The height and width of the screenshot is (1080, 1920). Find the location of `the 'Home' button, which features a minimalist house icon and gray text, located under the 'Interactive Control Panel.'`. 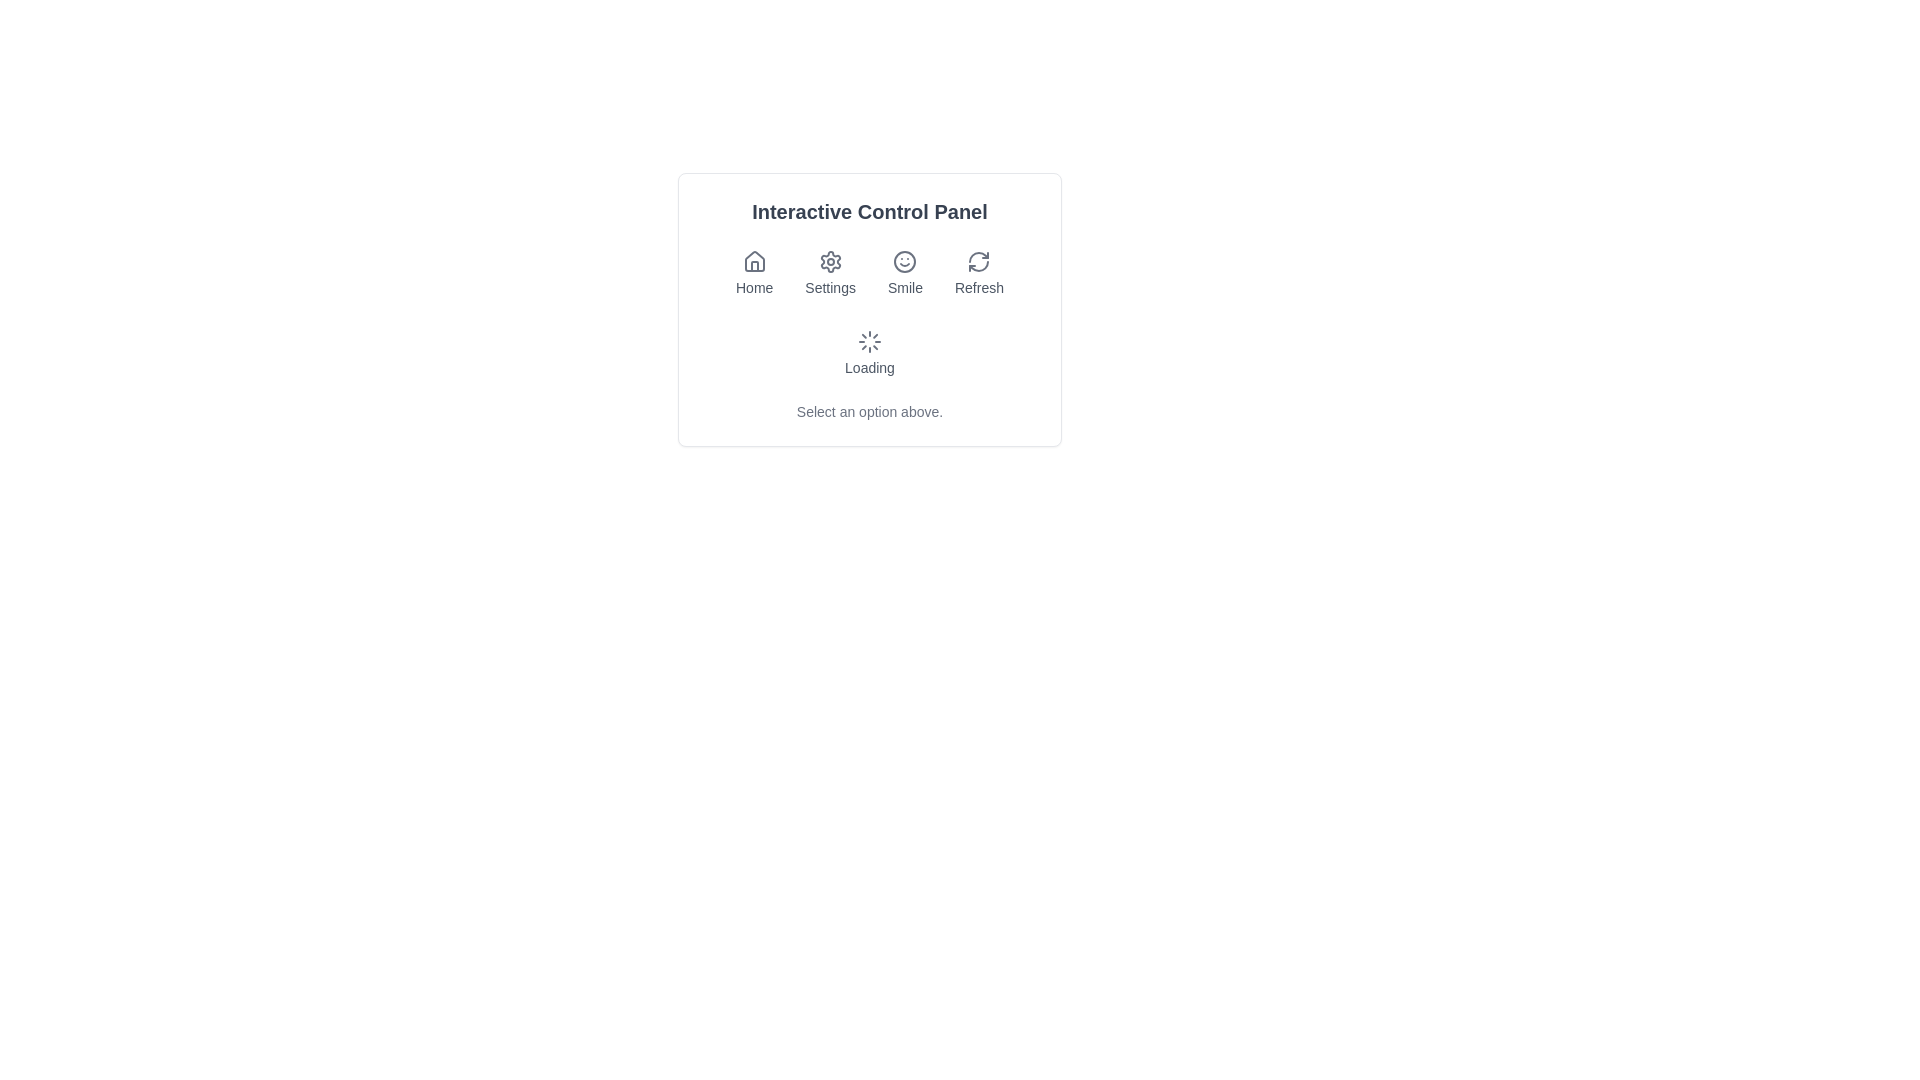

the 'Home' button, which features a minimalist house icon and gray text, located under the 'Interactive Control Panel.' is located at coordinates (753, 273).